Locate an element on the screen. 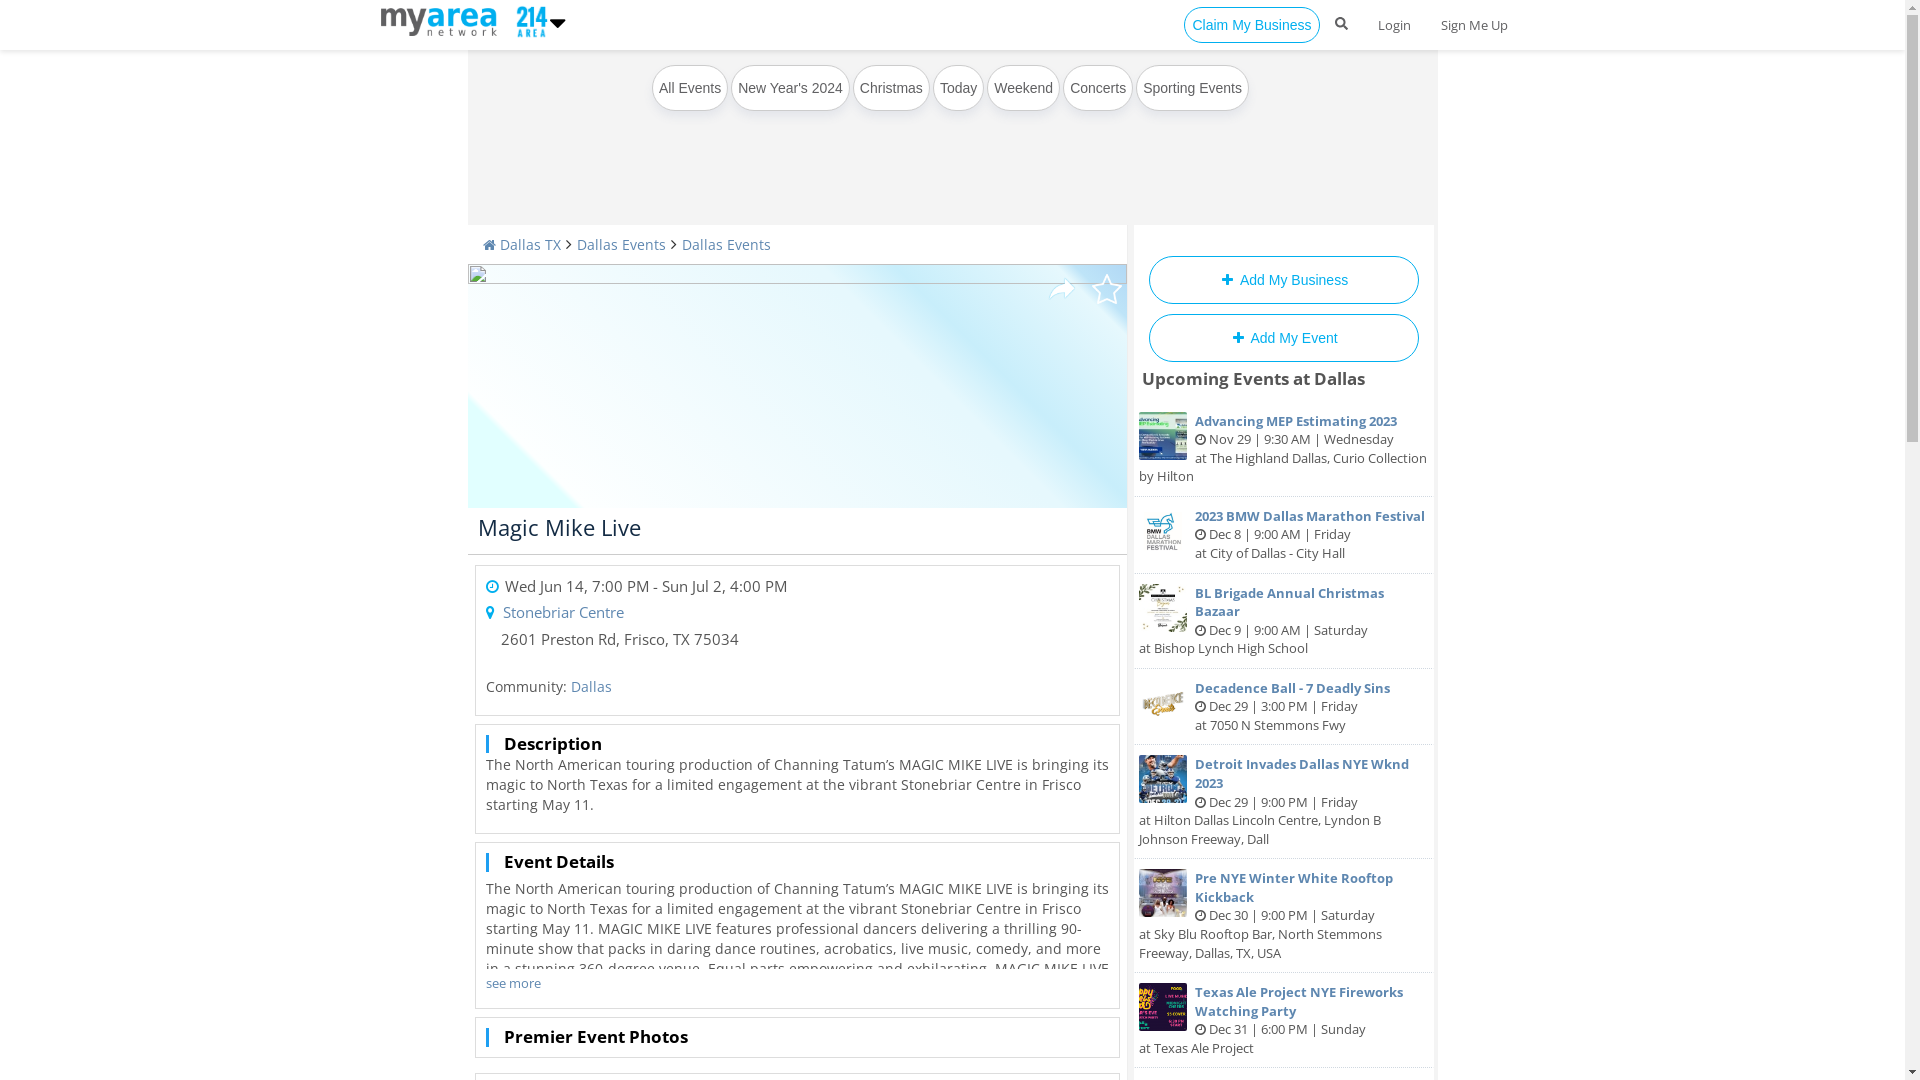 Image resolution: width=1920 pixels, height=1080 pixels. 'Upcoming Events at Dallas' is located at coordinates (1252, 378).